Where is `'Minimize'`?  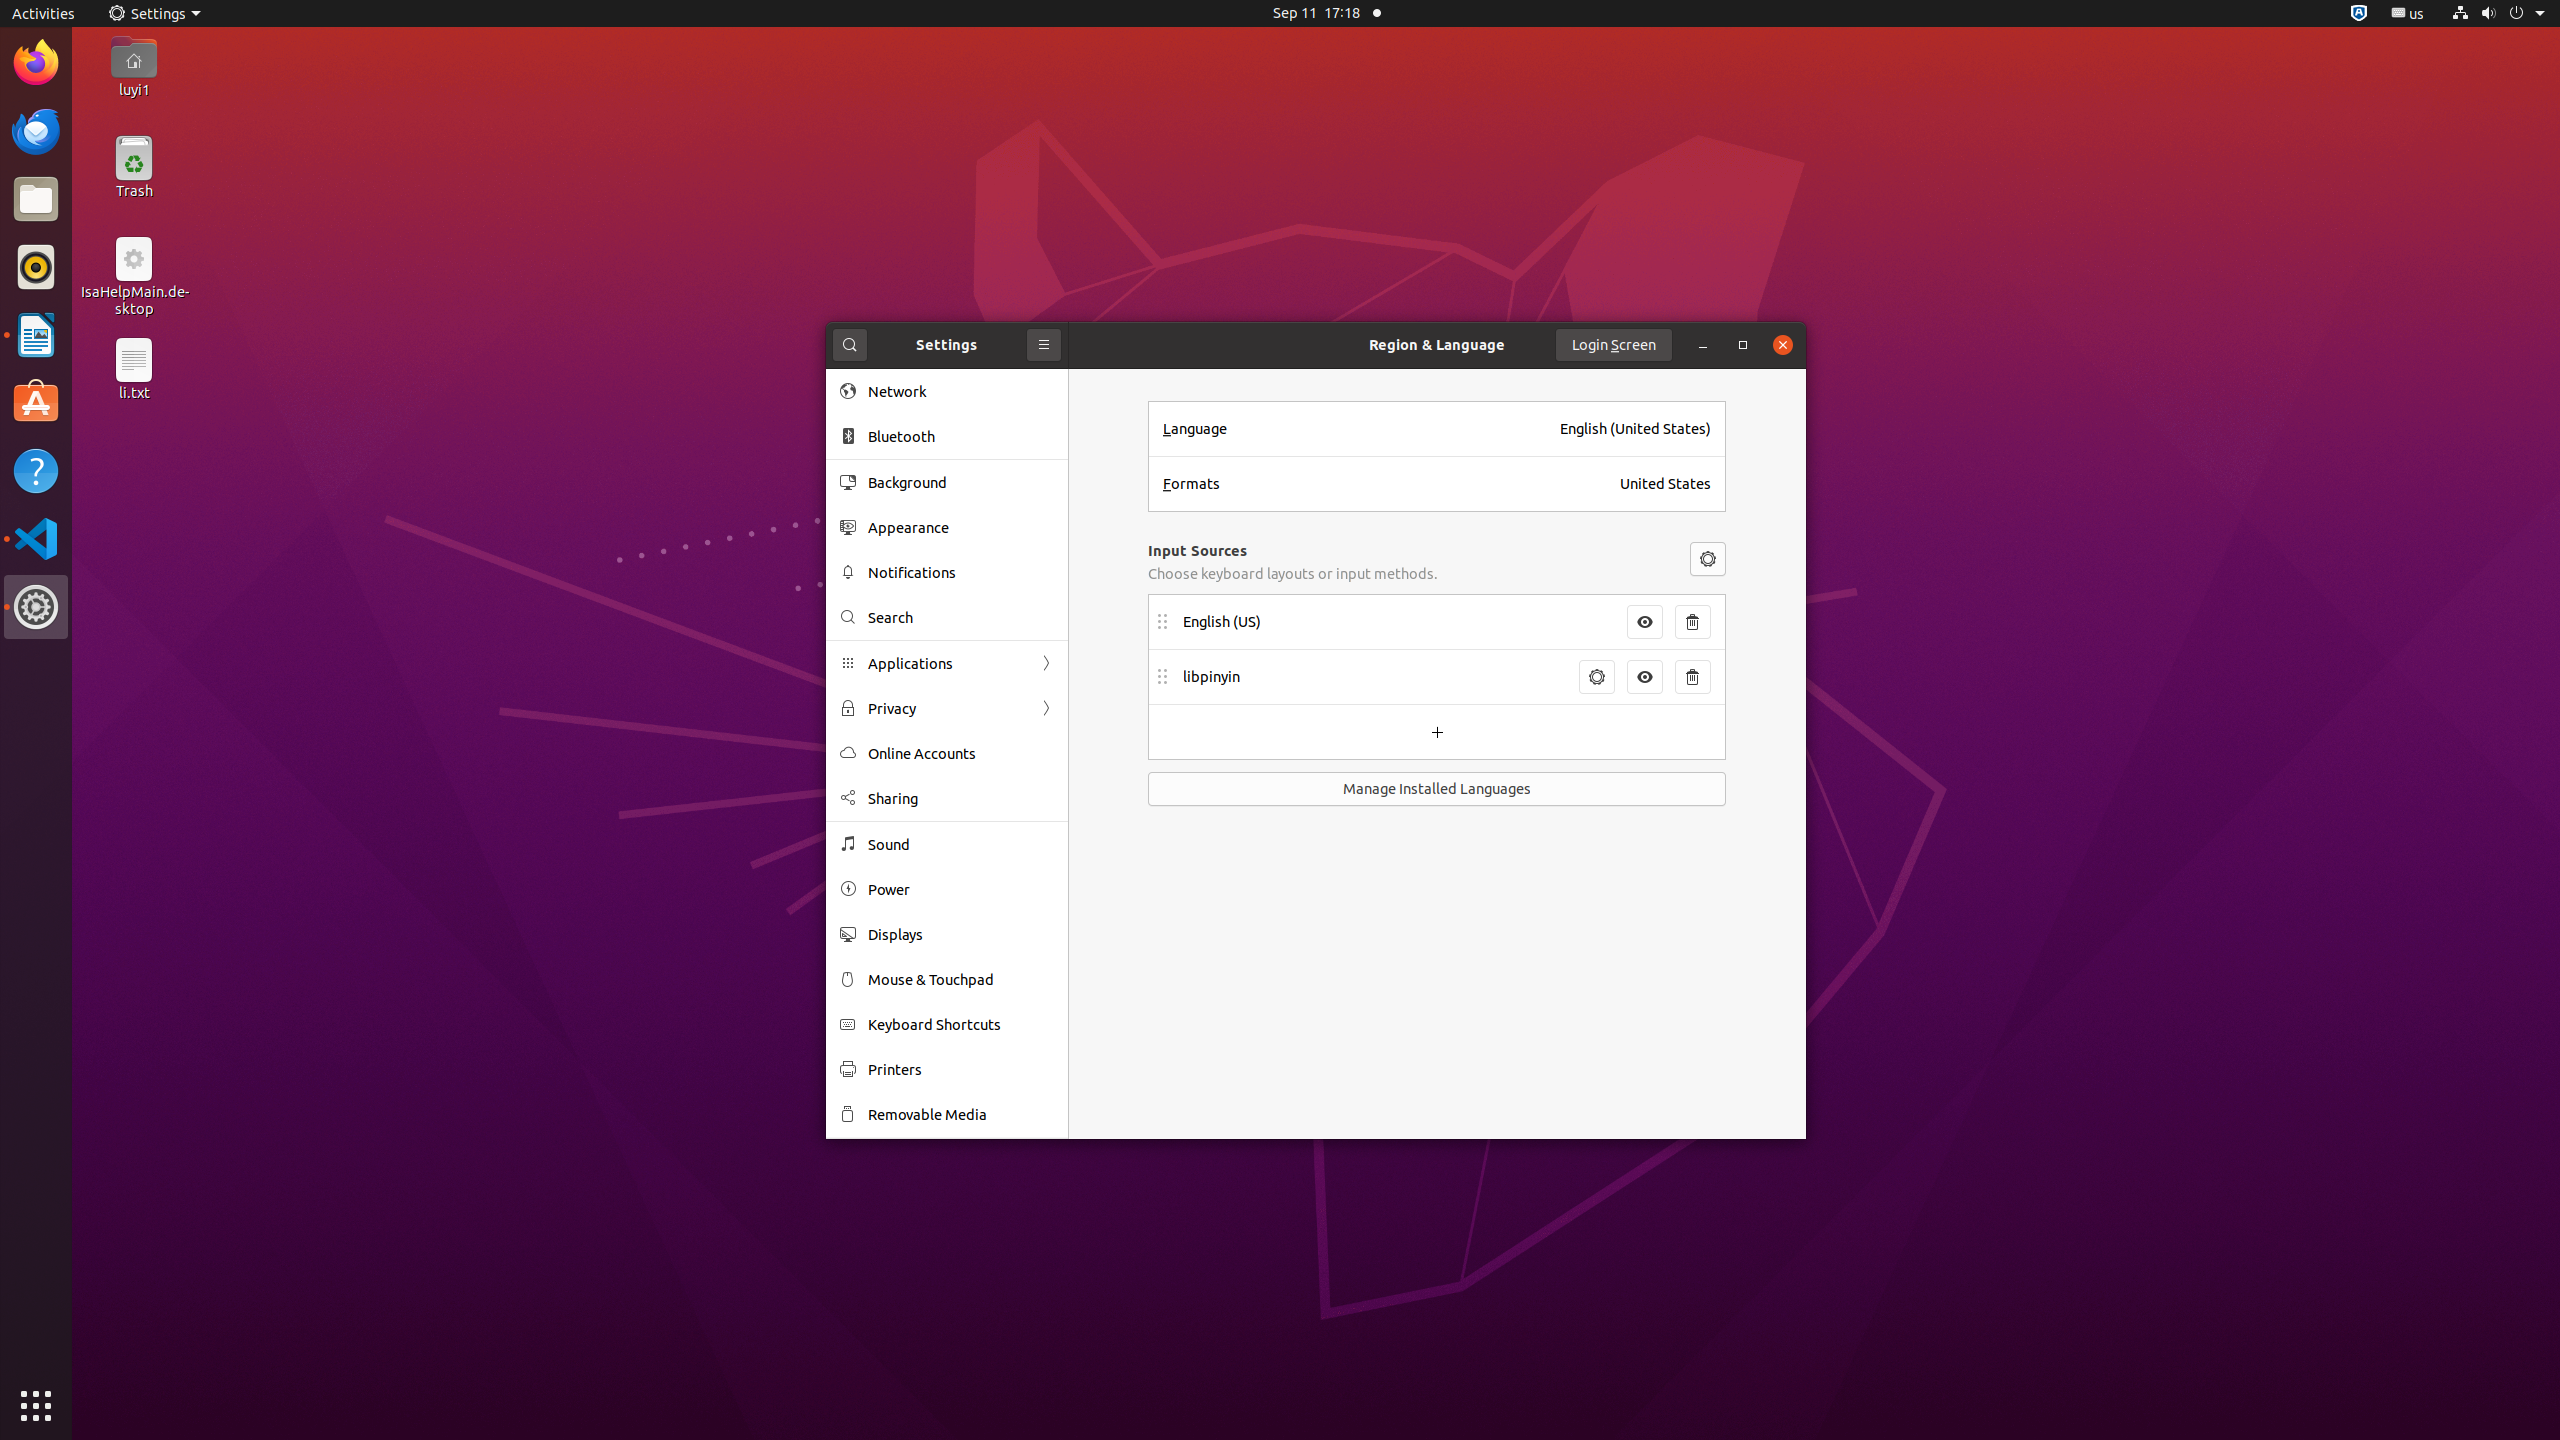
'Minimize' is located at coordinates (1701, 344).